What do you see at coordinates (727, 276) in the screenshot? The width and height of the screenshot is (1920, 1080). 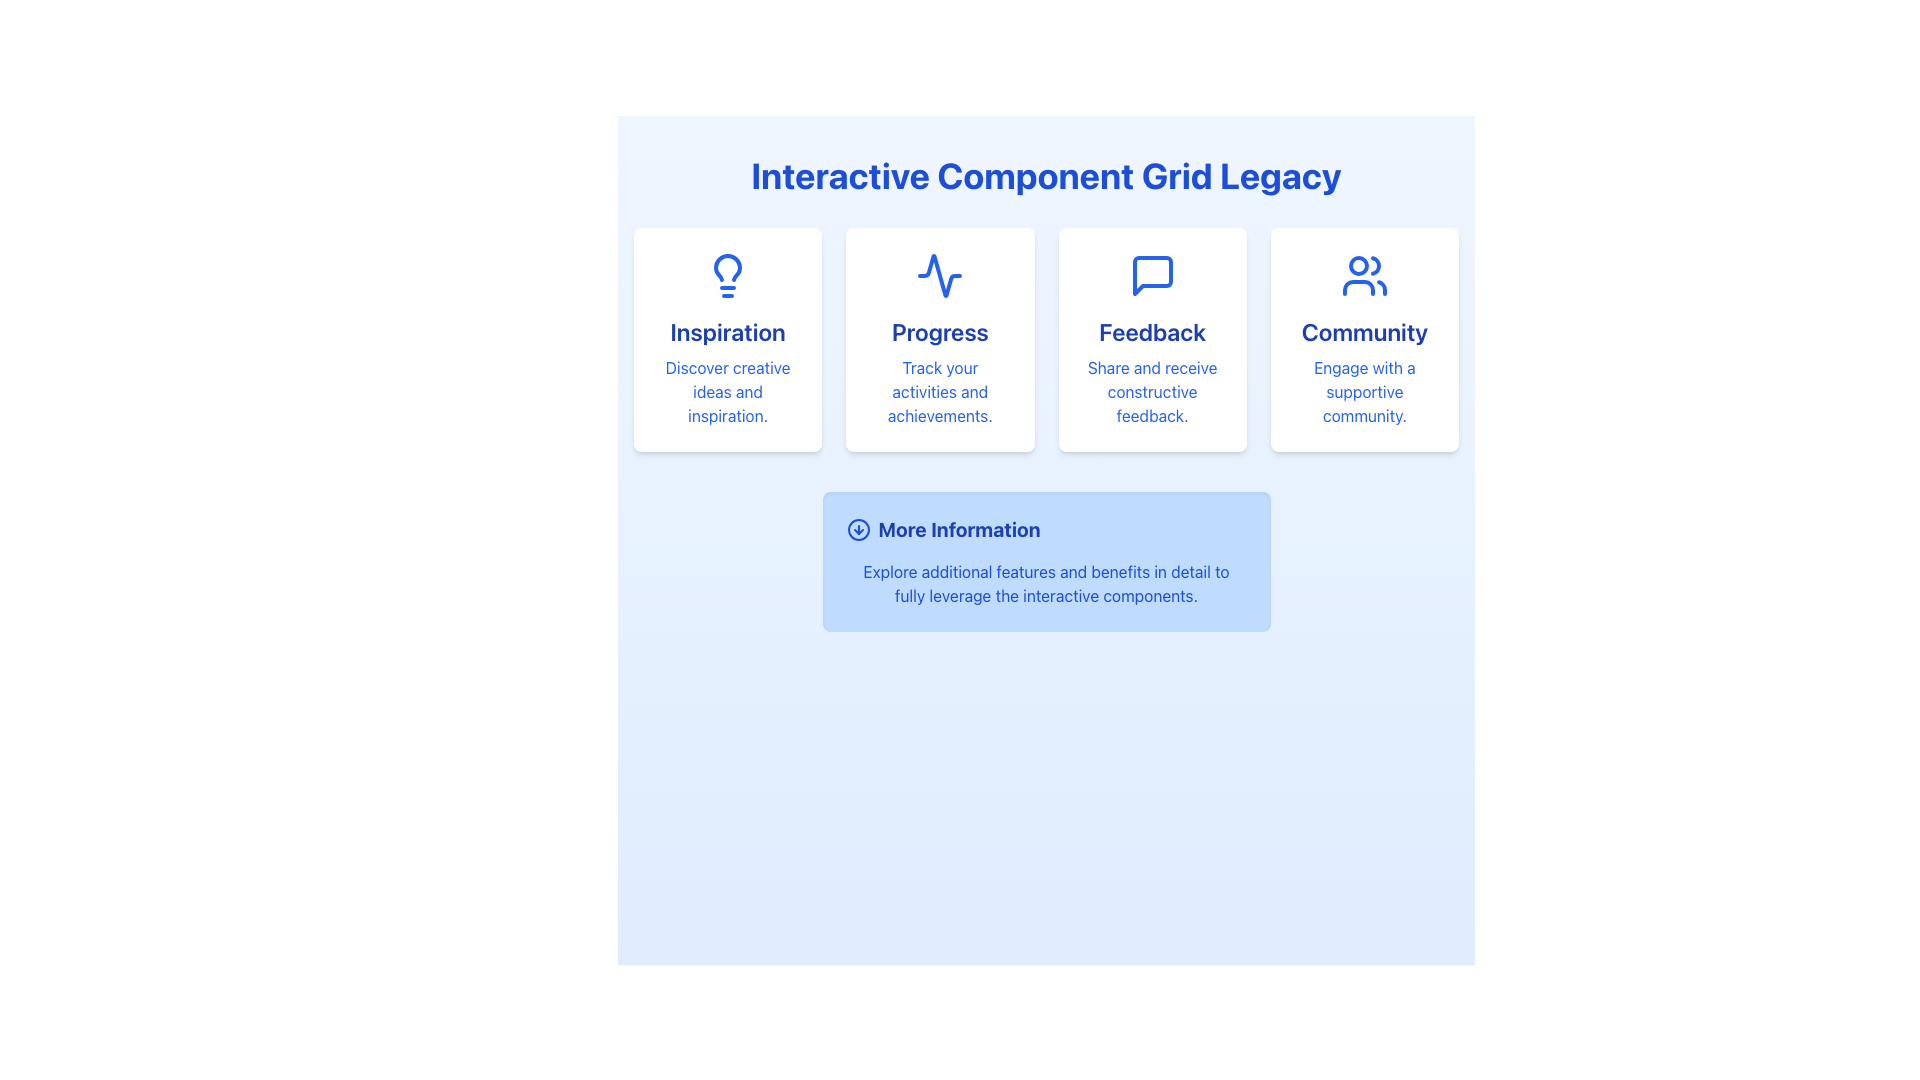 I see `the 'Inspiration' icon located at the center of the card, which enhances the card's theme but does not perform any interactive functions` at bounding box center [727, 276].